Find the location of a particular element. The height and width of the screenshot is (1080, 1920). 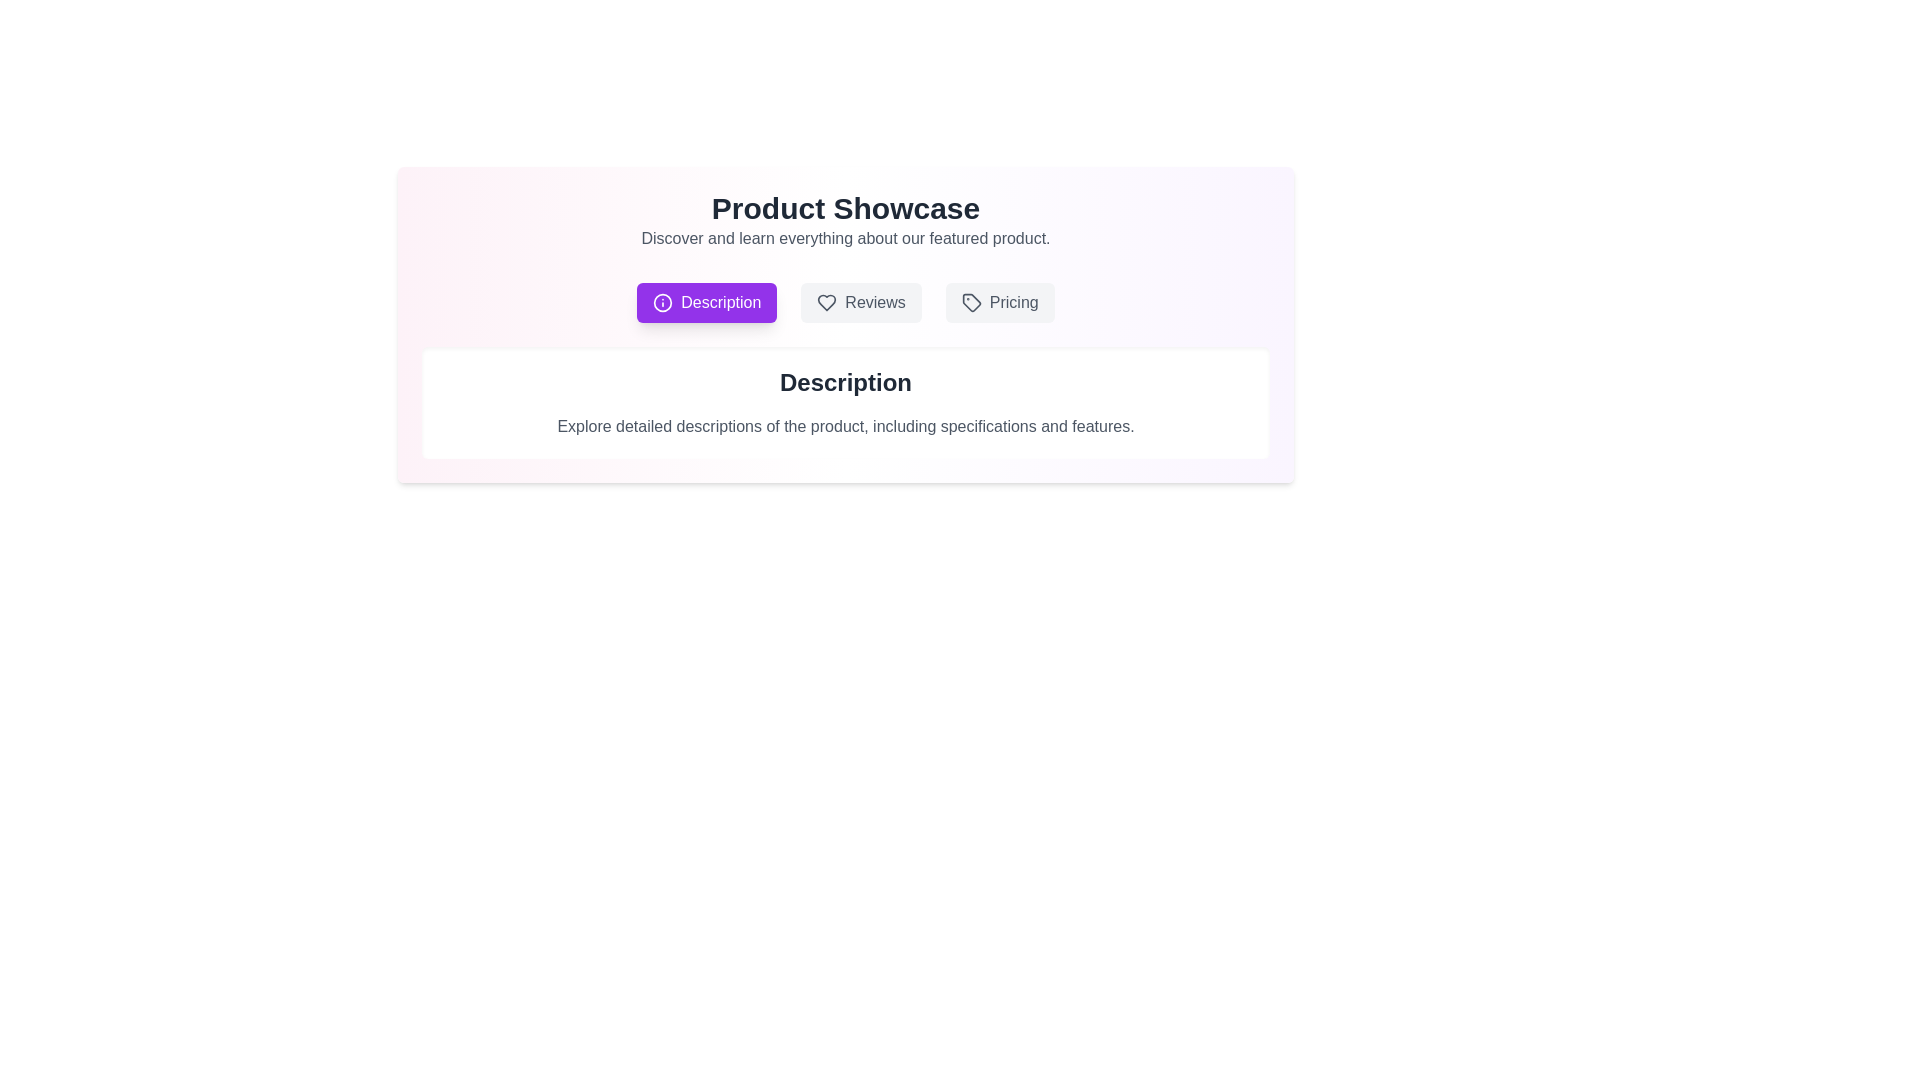

the Reviews tab is located at coordinates (861, 303).